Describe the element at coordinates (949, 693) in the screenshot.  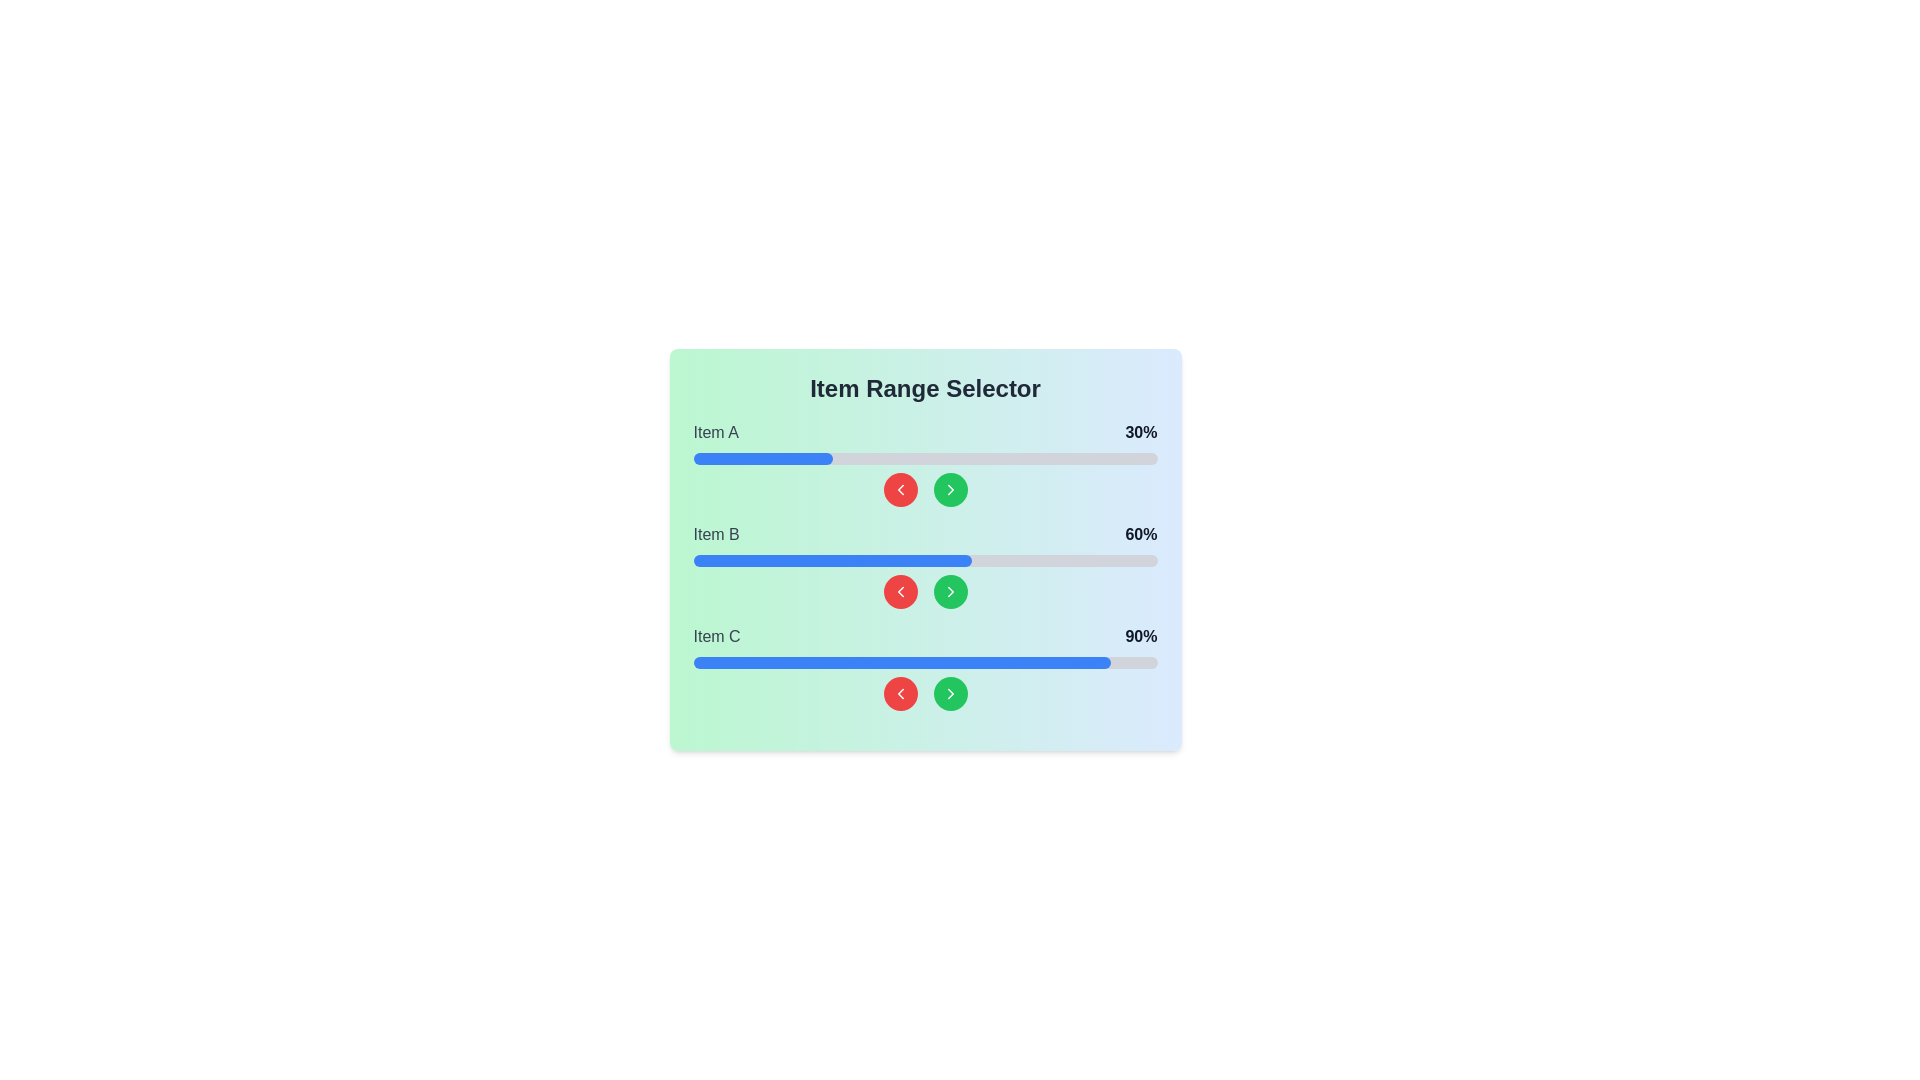
I see `the right-pointing chevron icon in the 'Item C' section of the 'Item Range Selector'` at that location.